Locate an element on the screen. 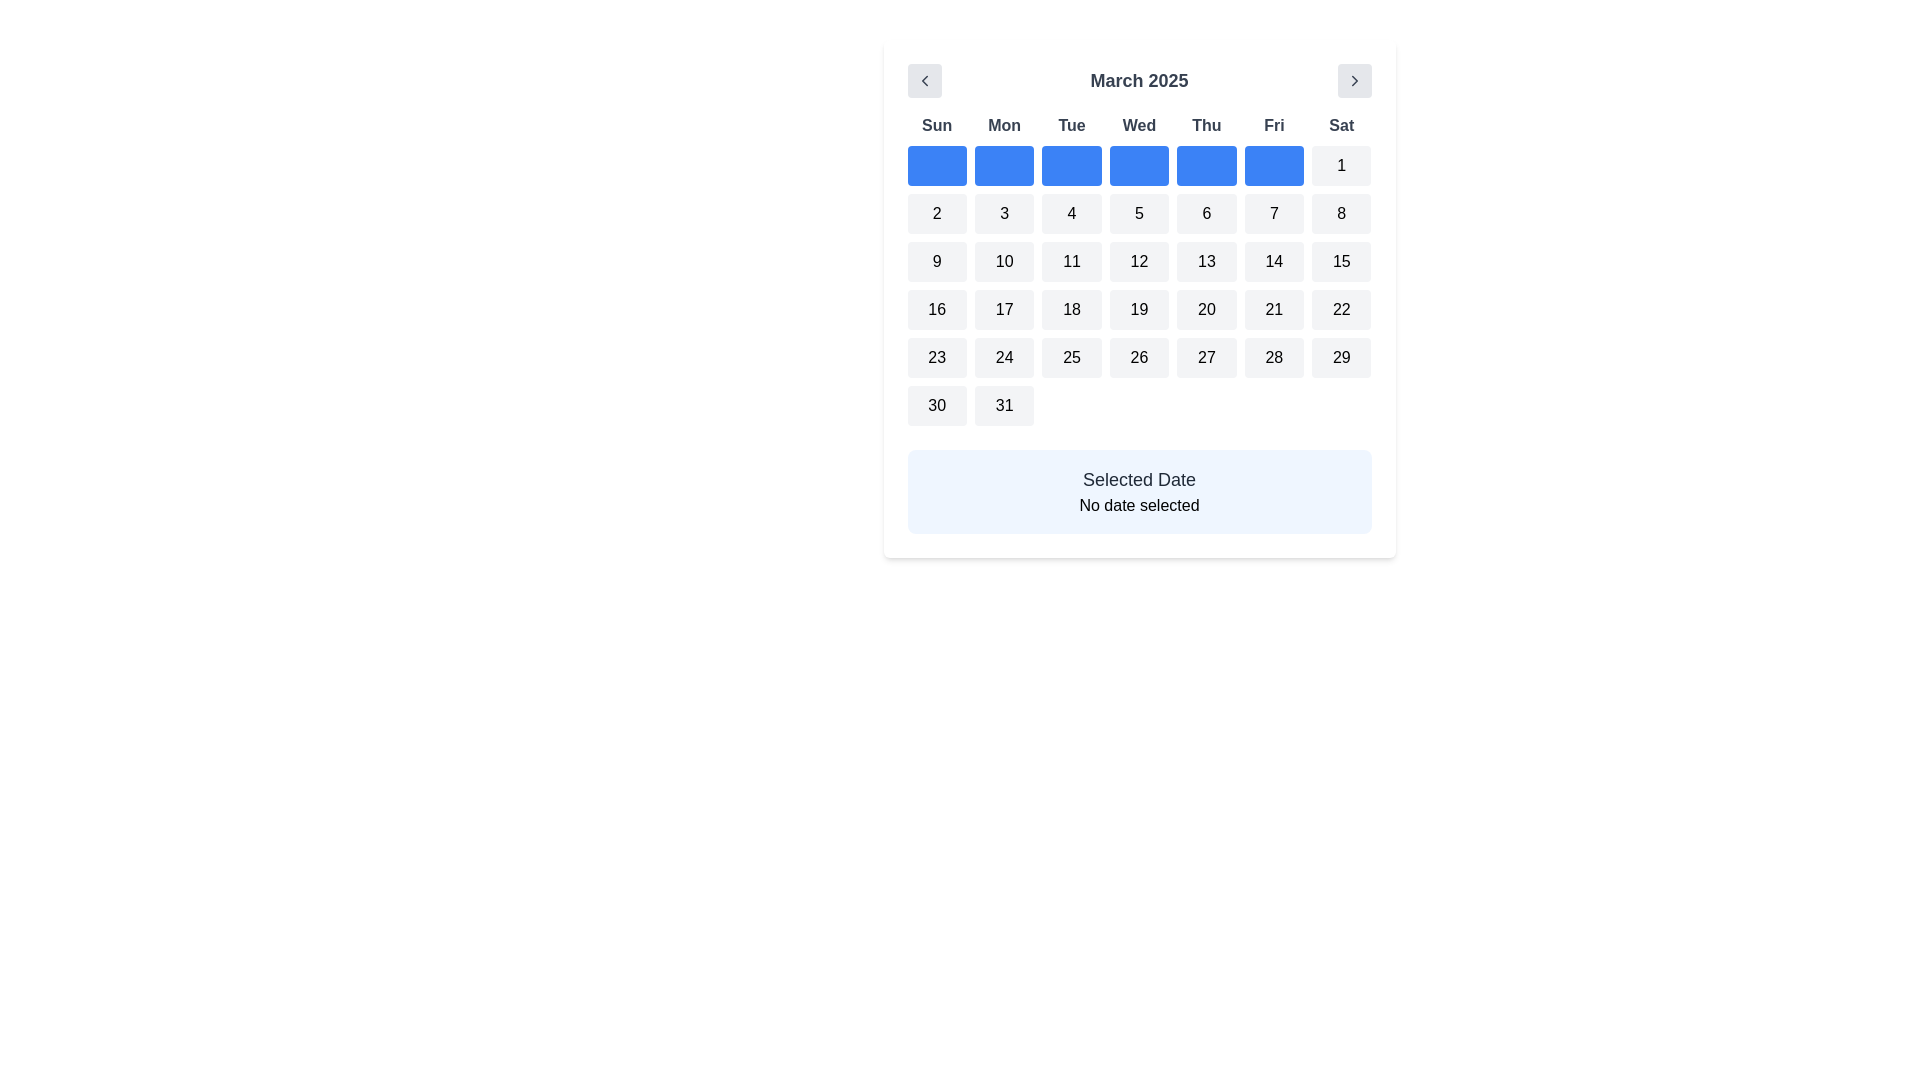 The height and width of the screenshot is (1080, 1920). the Interactive Button in the calendar grid is located at coordinates (1004, 405).